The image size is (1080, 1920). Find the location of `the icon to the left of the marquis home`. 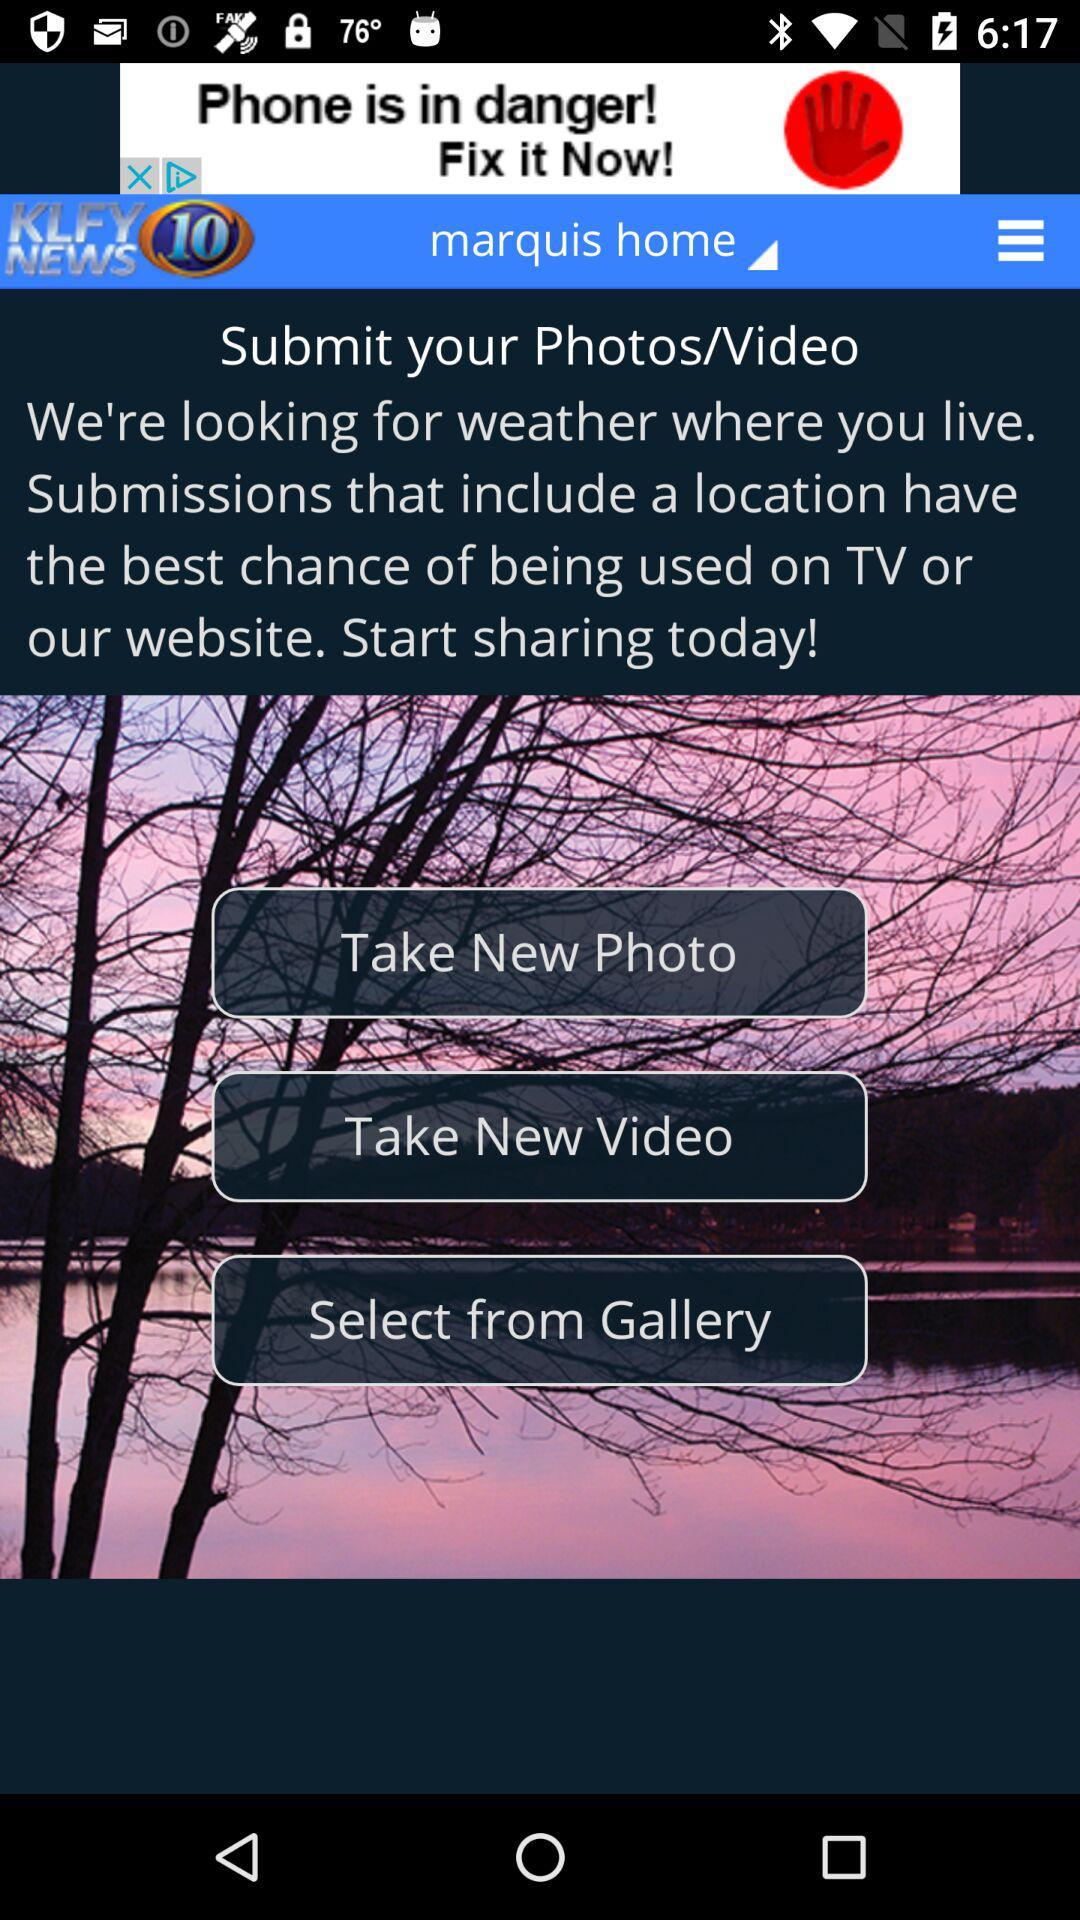

the icon to the left of the marquis home is located at coordinates (131, 240).